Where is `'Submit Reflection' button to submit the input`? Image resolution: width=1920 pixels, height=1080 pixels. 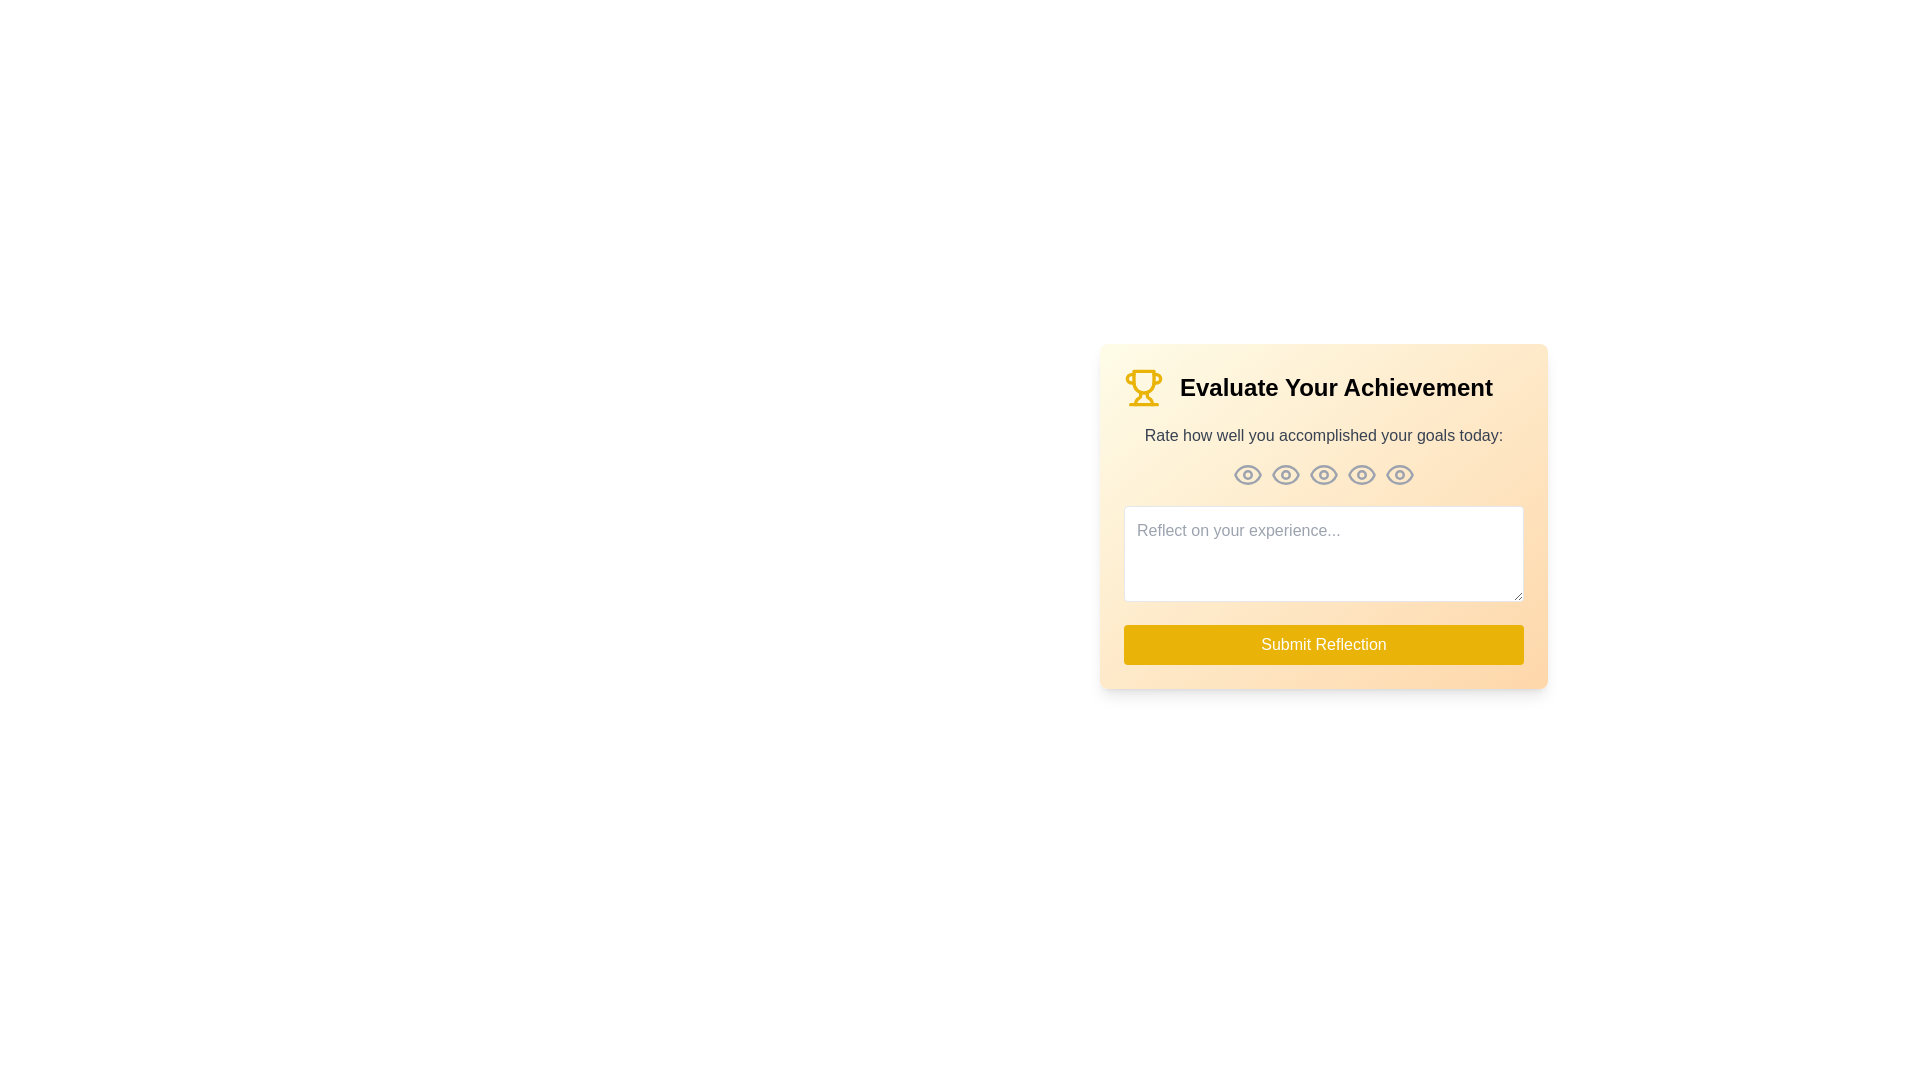
'Submit Reflection' button to submit the input is located at coordinates (1324, 644).